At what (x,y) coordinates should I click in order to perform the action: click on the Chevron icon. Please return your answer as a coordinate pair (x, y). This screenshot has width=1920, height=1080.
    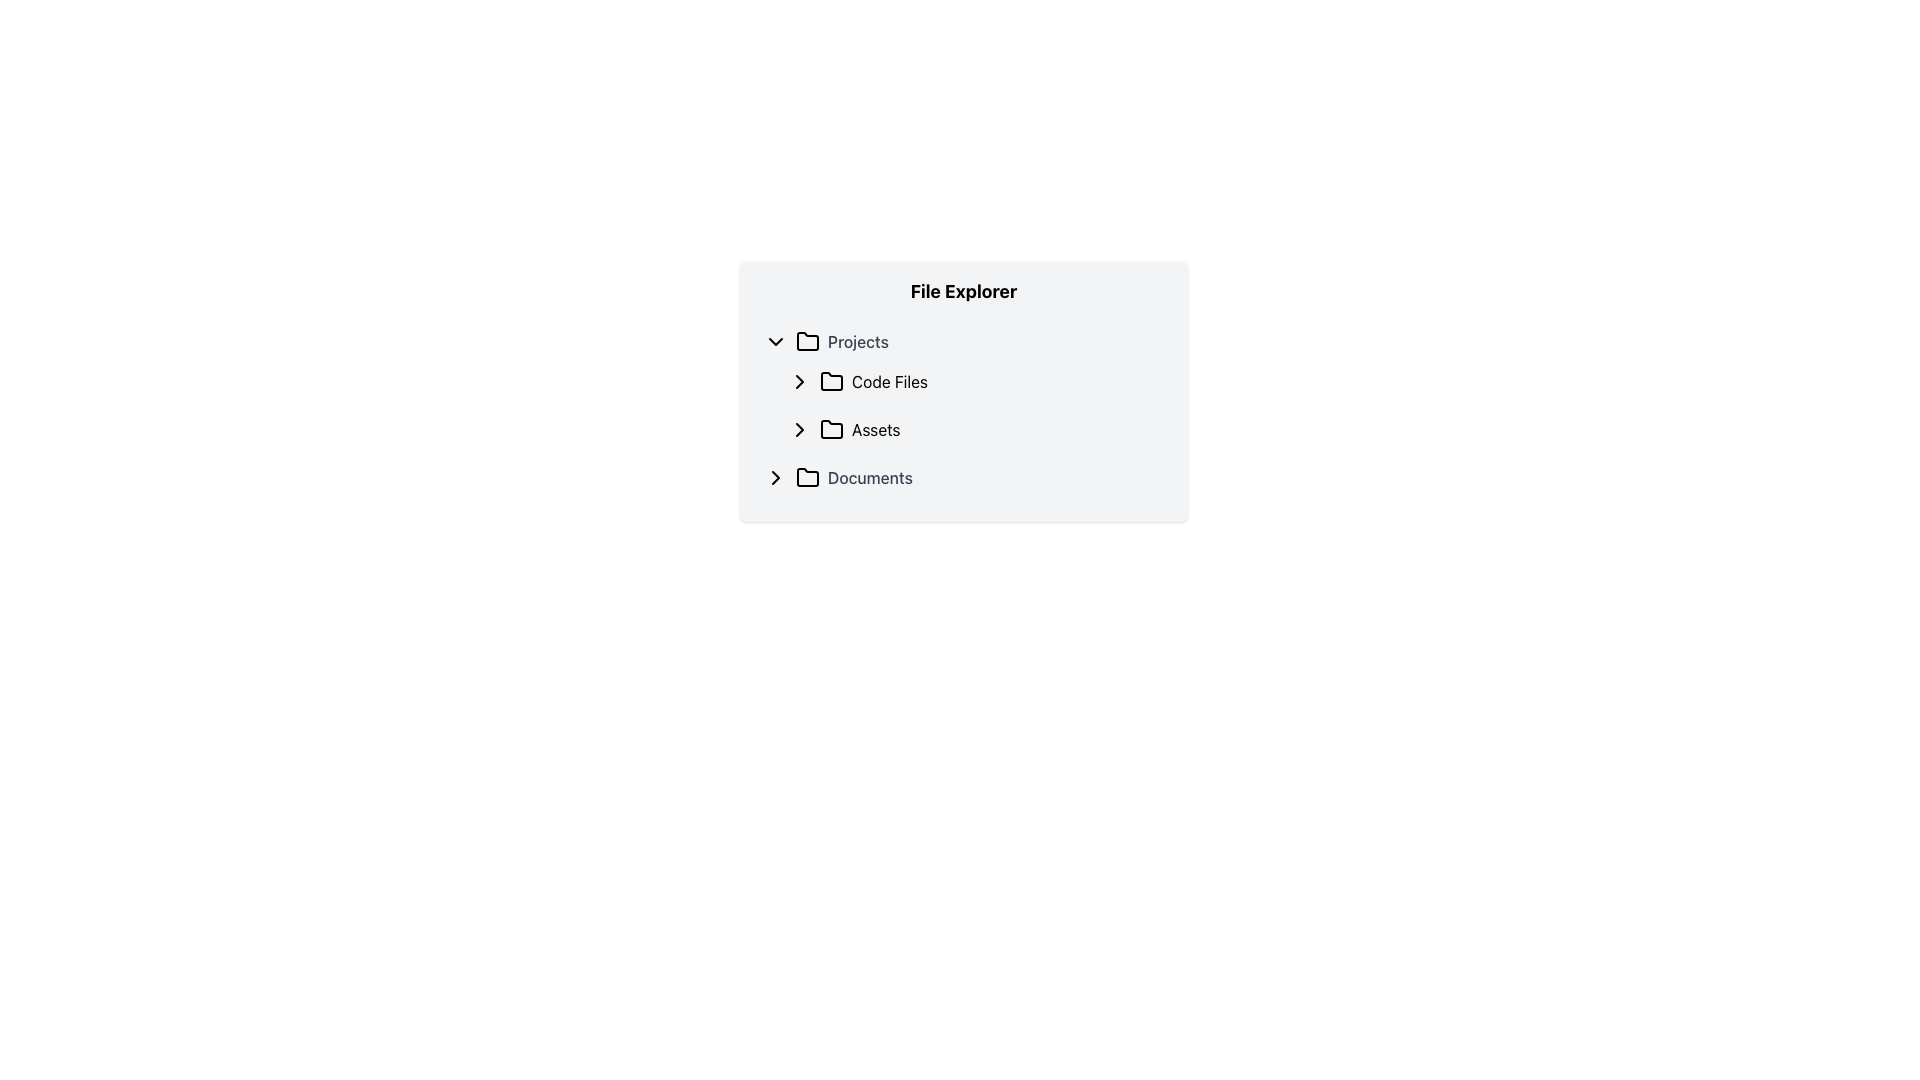
    Looking at the image, I should click on (775, 478).